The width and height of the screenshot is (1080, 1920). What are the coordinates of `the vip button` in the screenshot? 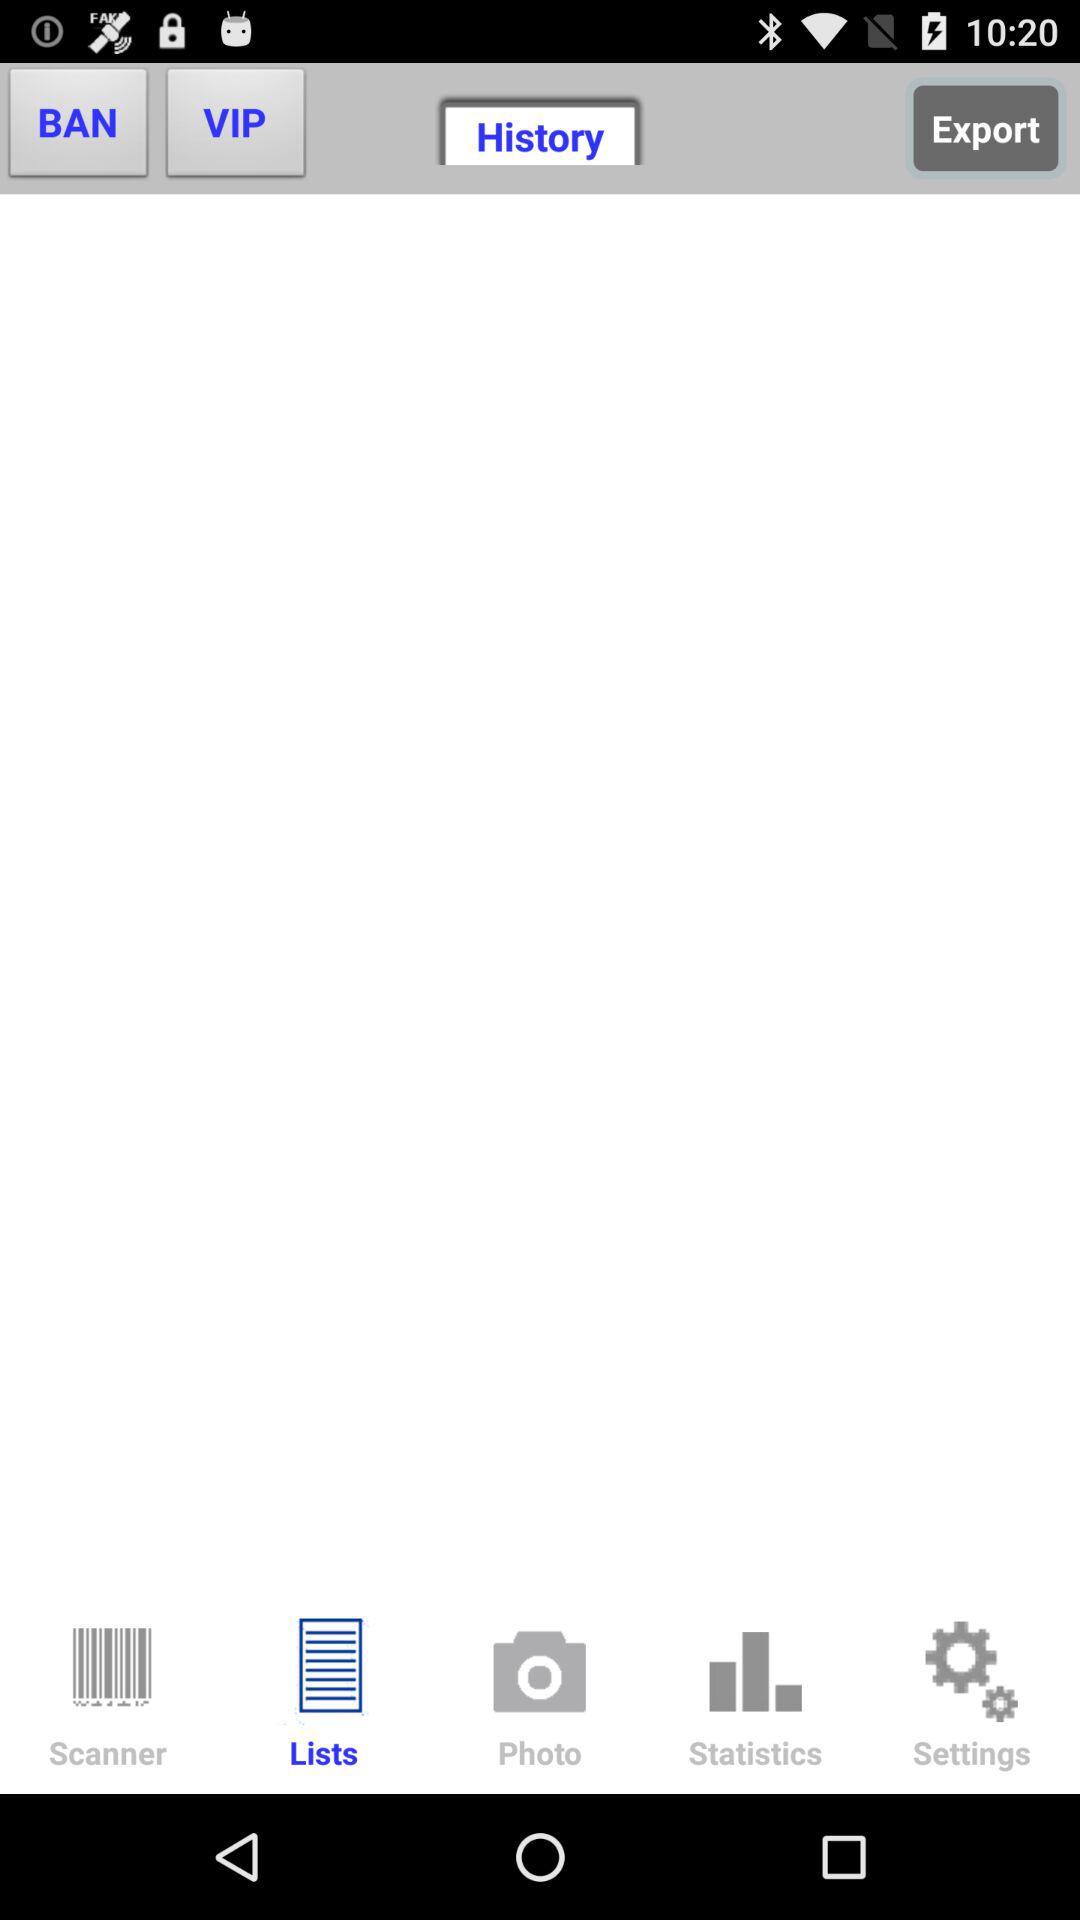 It's located at (235, 127).